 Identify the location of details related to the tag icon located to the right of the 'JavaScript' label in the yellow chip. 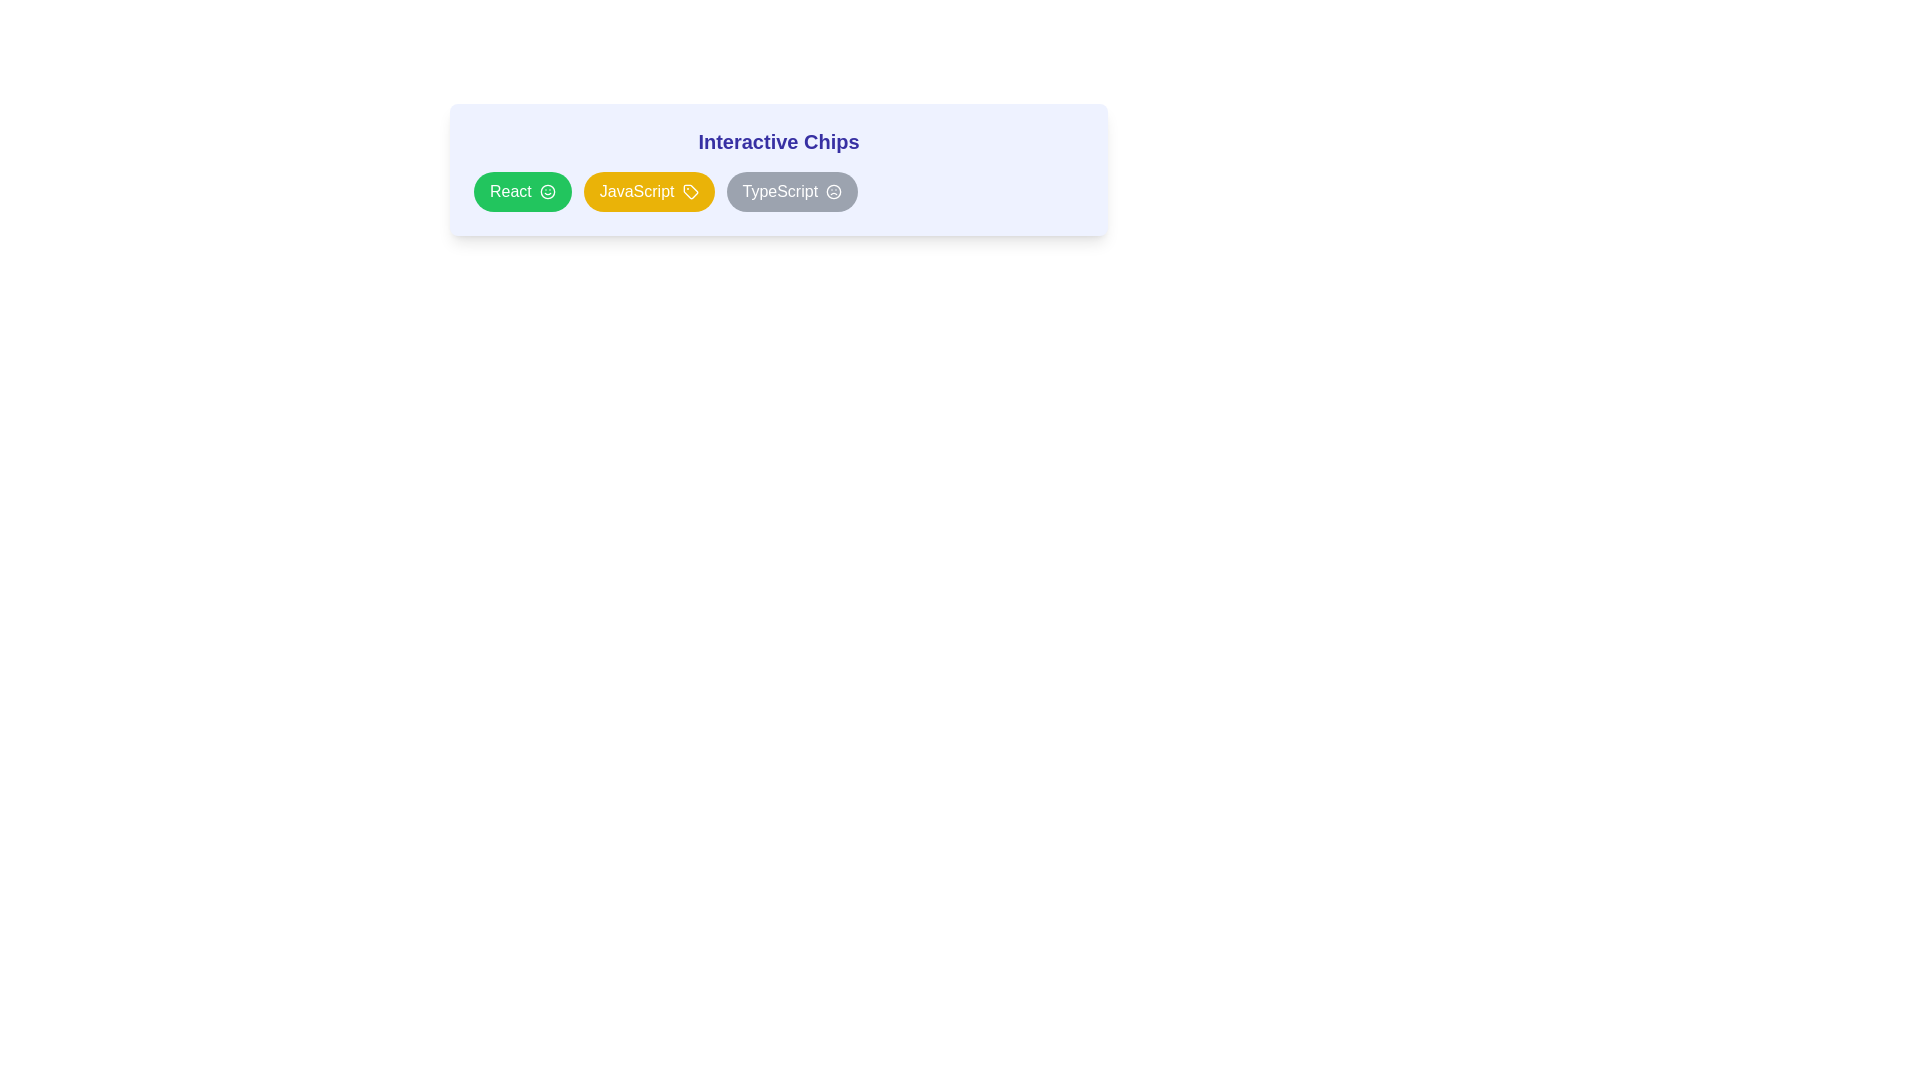
(690, 192).